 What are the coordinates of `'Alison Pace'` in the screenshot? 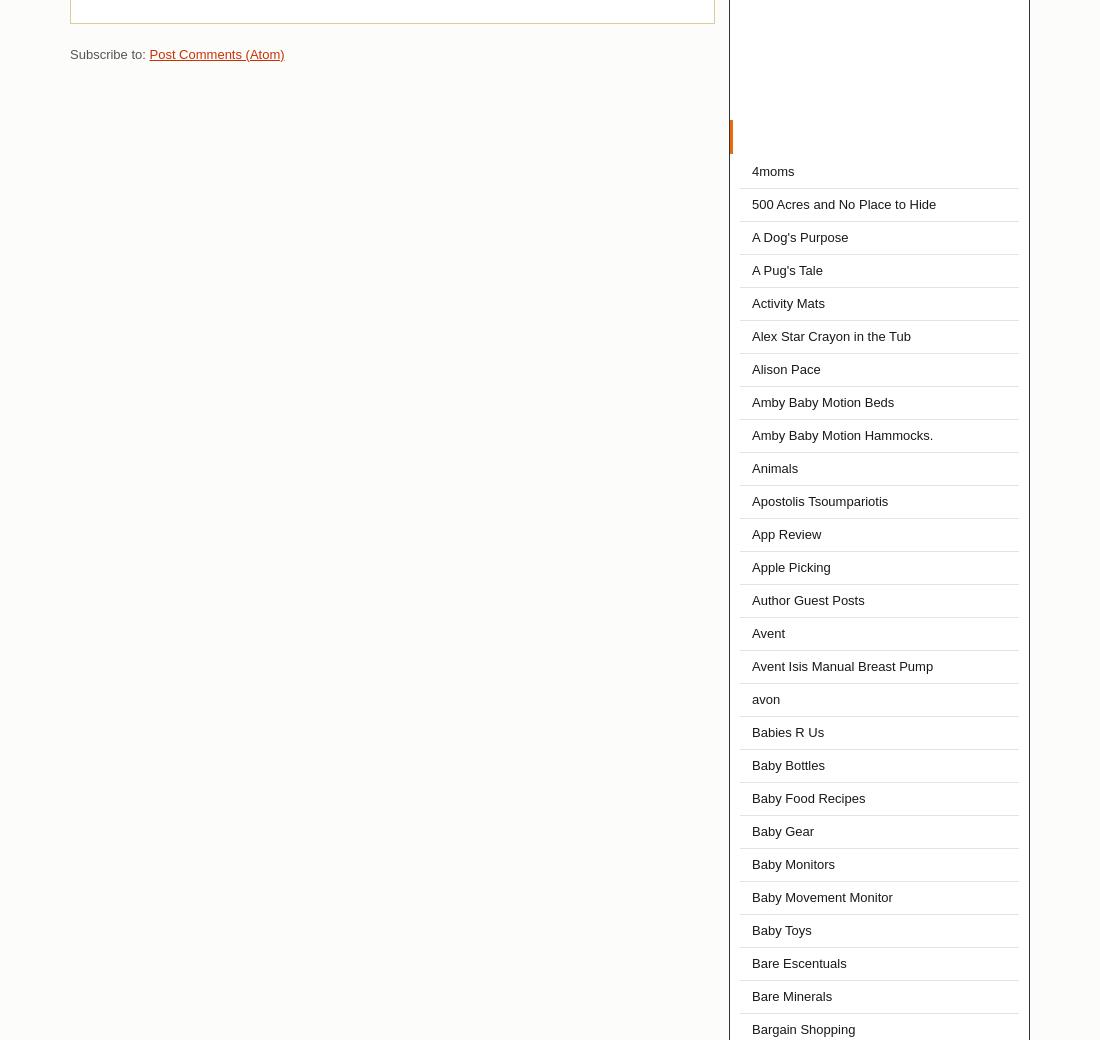 It's located at (785, 368).